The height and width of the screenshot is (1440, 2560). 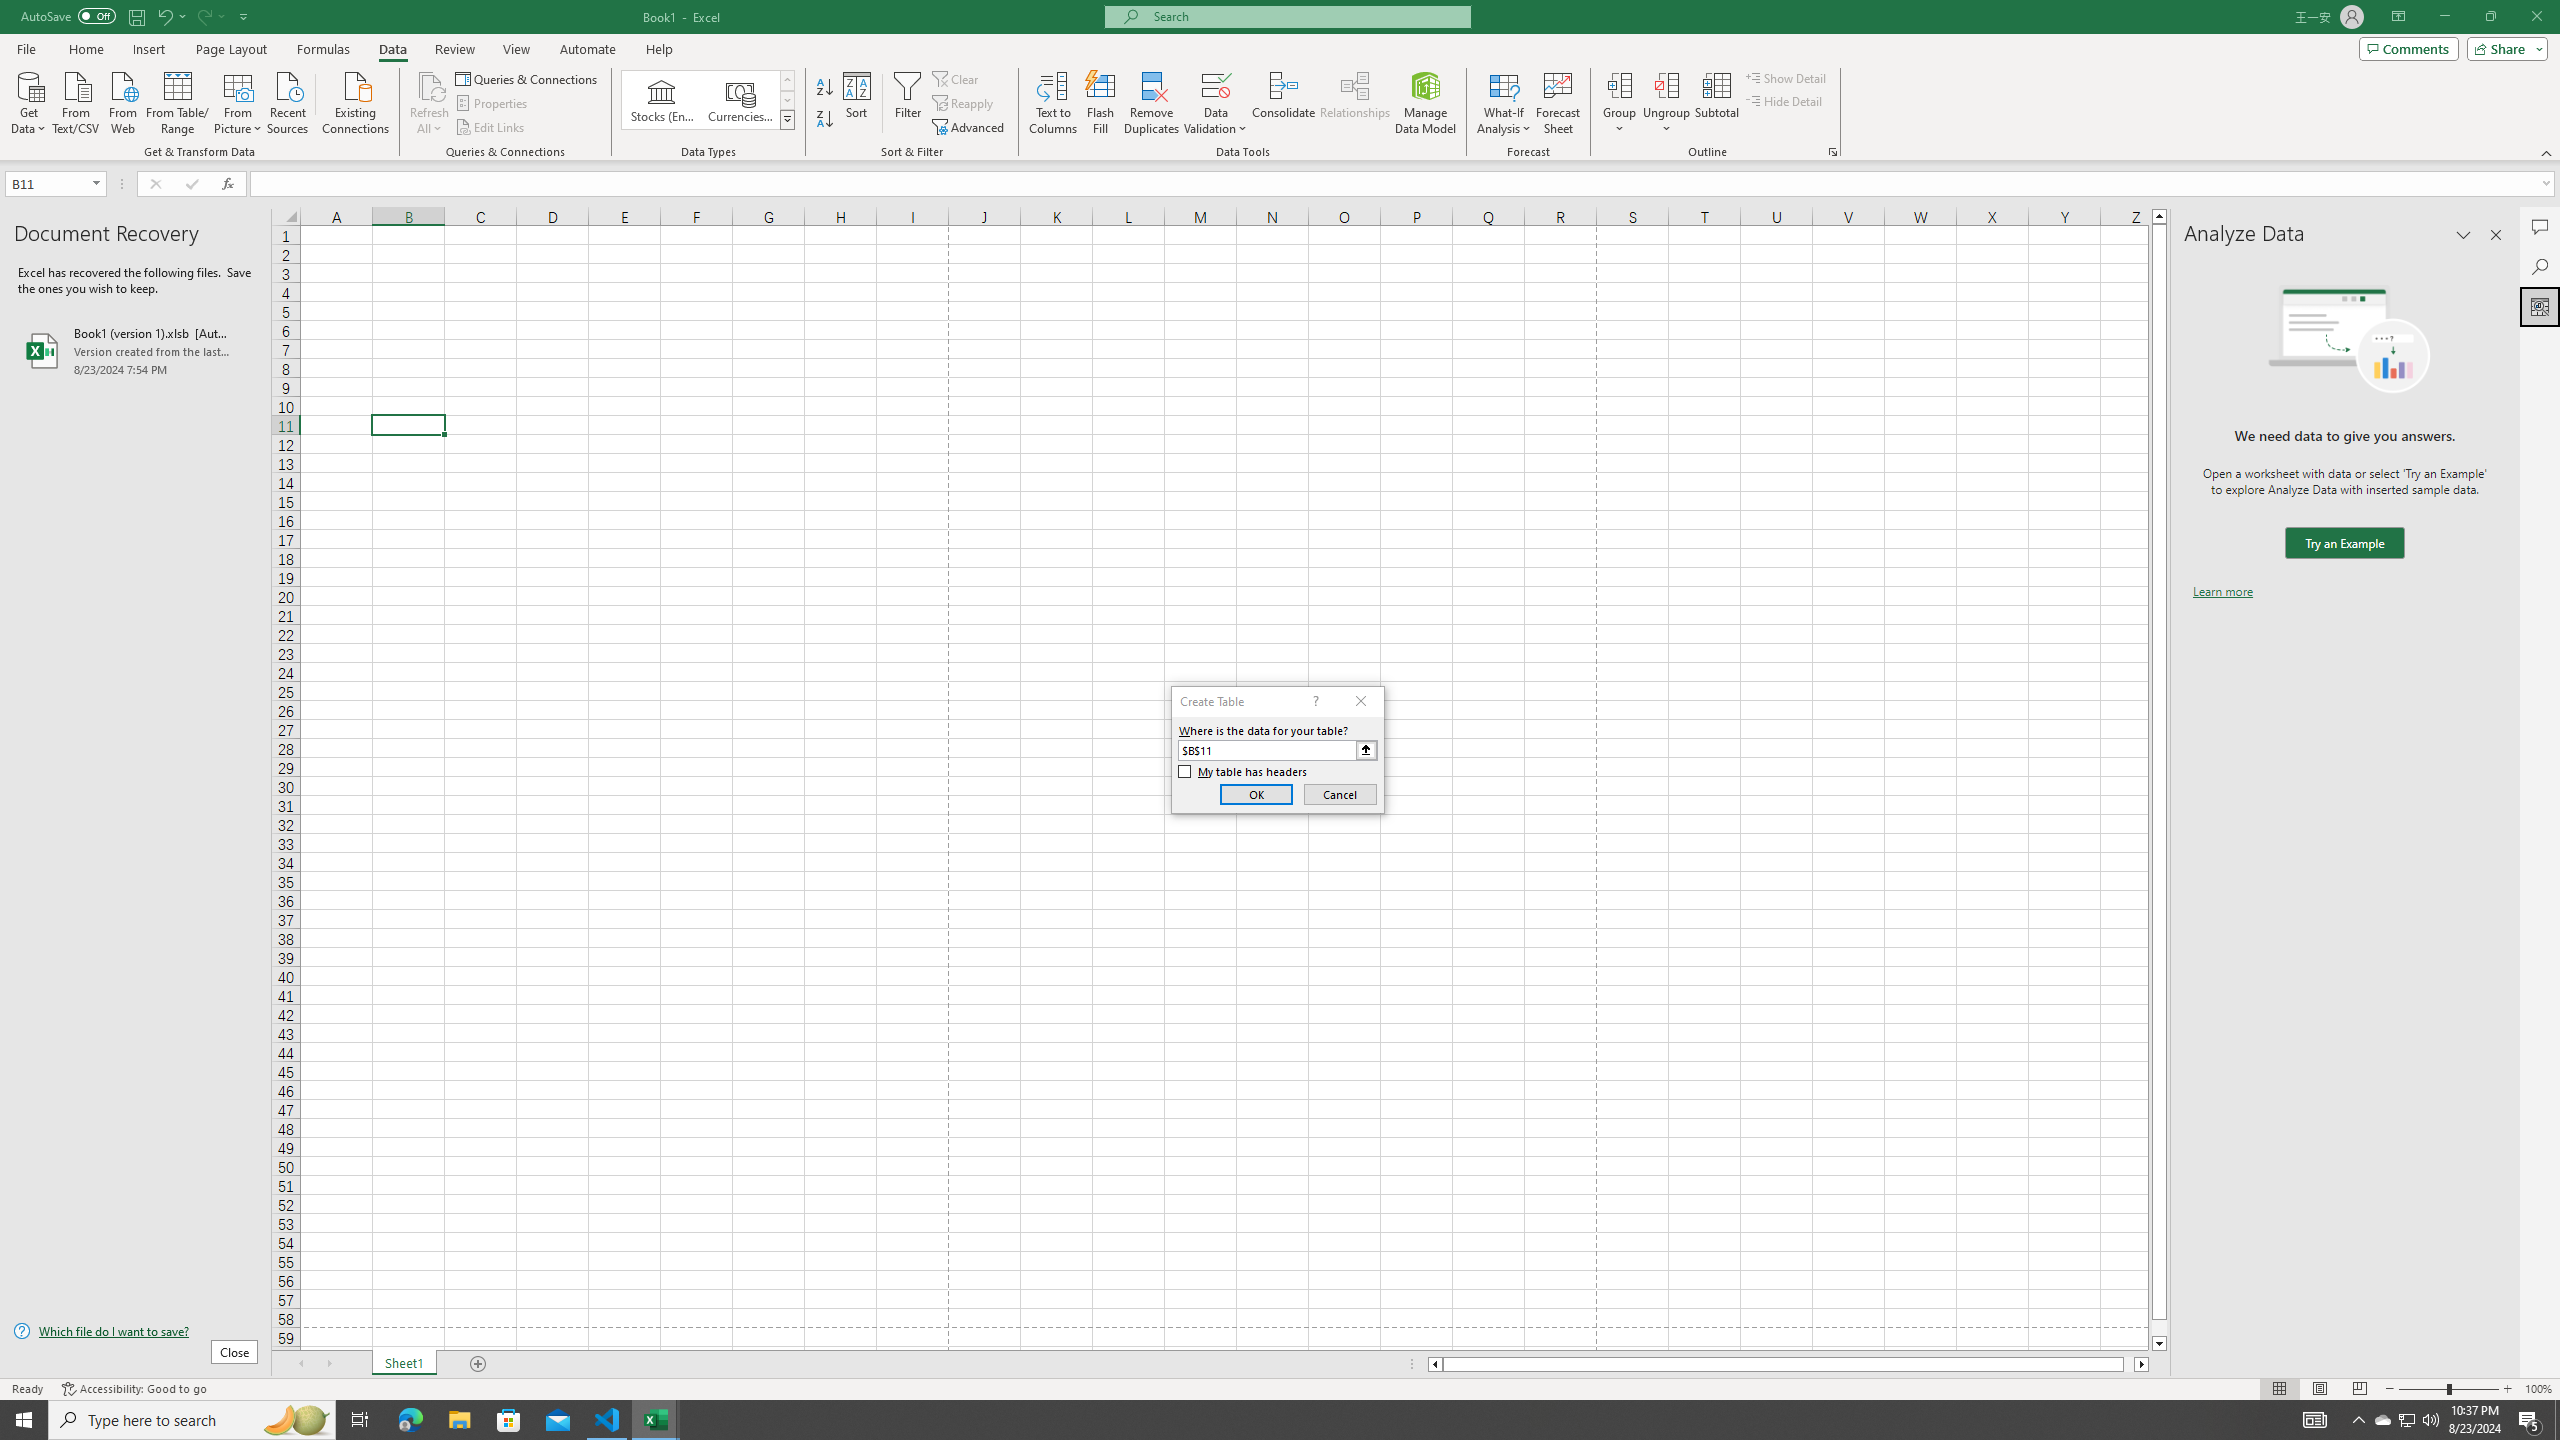 I want to click on 'AutomationID: ConvertToLinkedEntity', so click(x=709, y=99).